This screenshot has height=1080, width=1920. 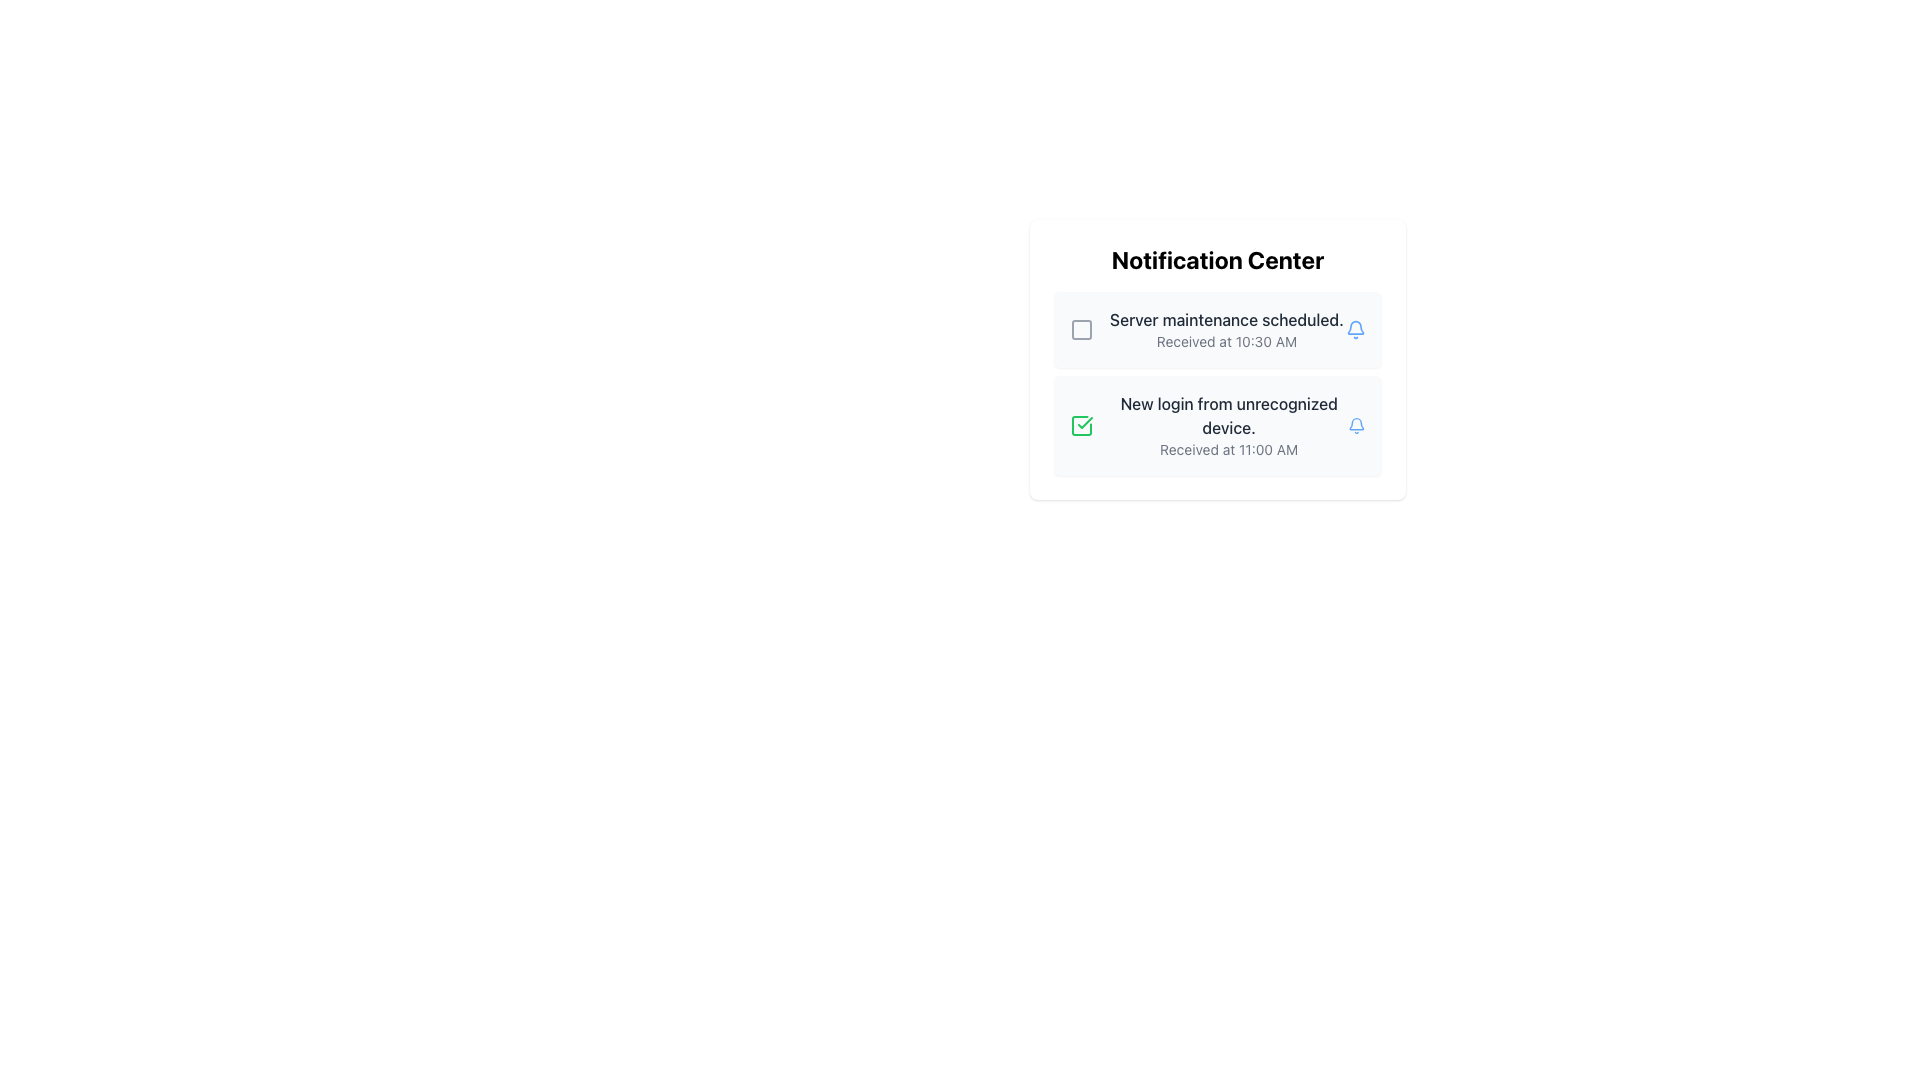 I want to click on the second notification card in the Notification Center, so click(x=1217, y=358).